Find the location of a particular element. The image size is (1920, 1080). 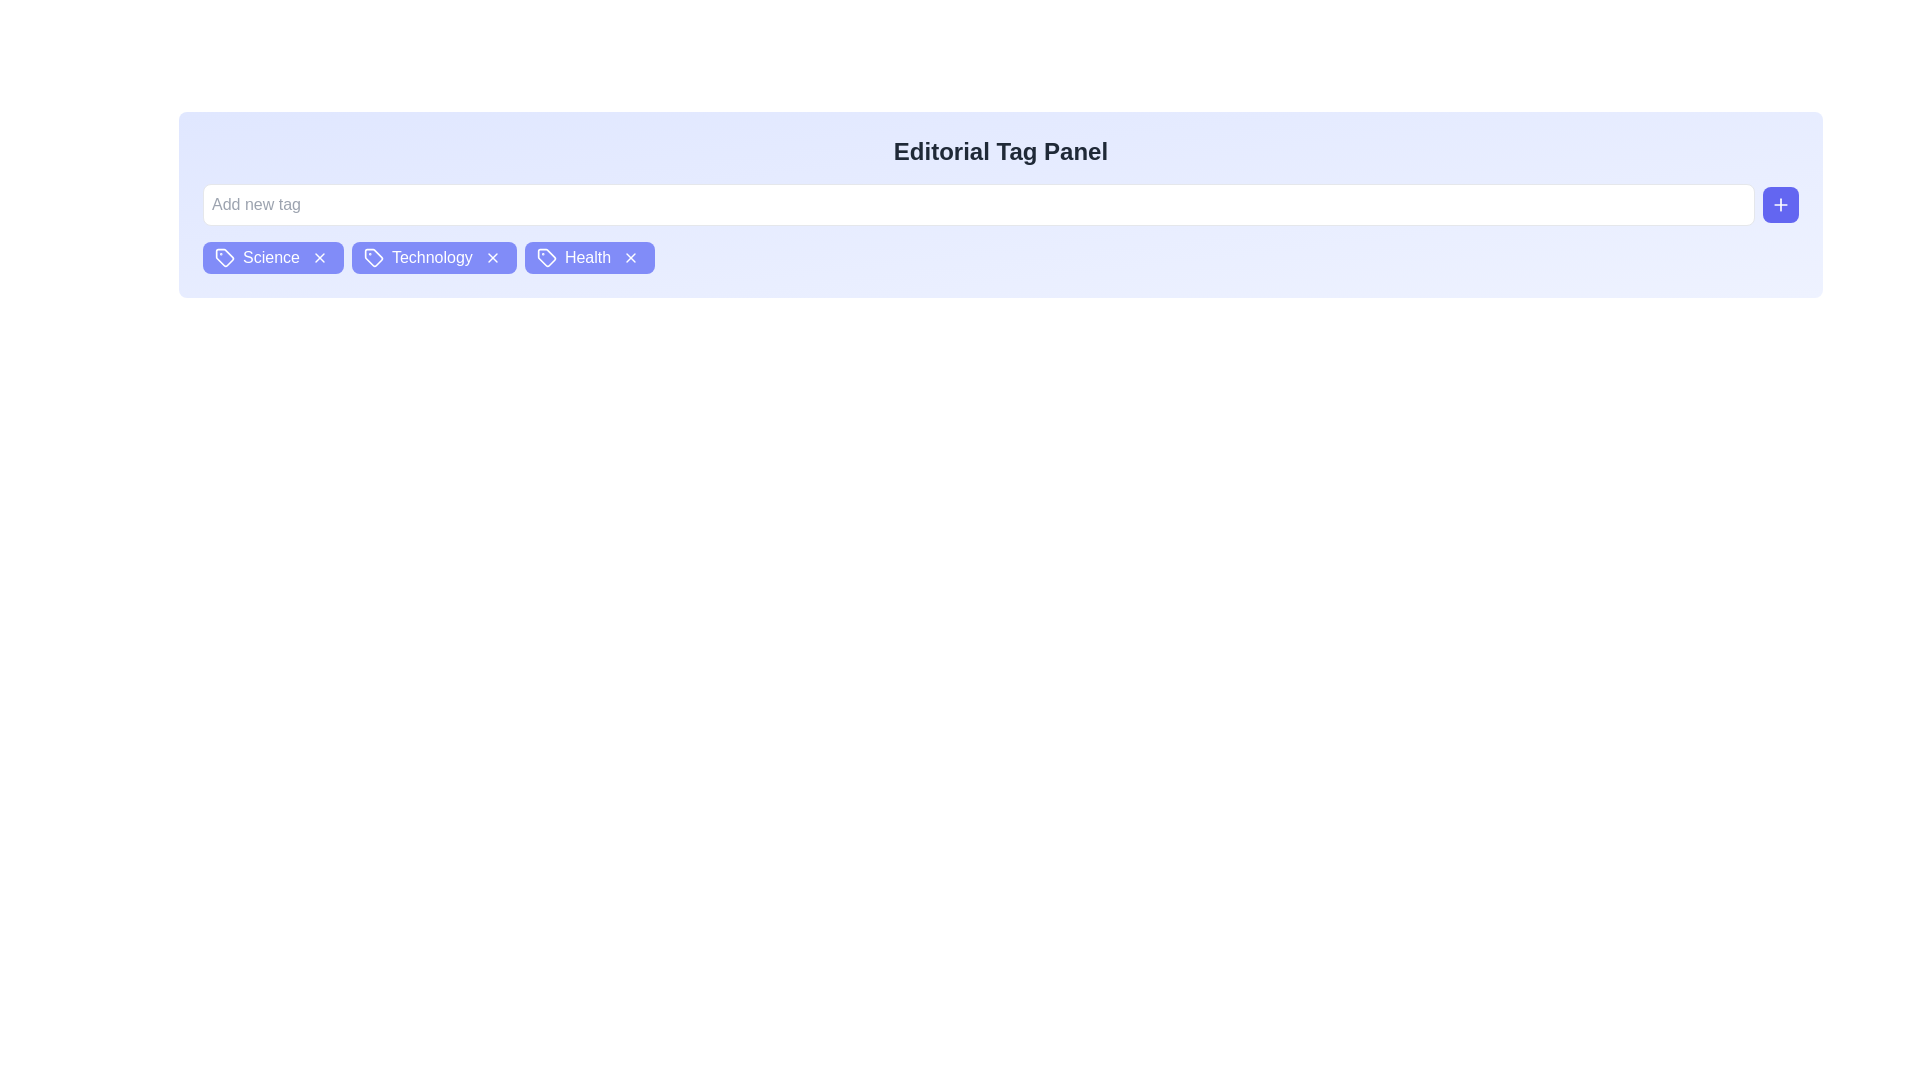

the button located to the immediate right of the text 'Science' to change its background color is located at coordinates (318, 257).